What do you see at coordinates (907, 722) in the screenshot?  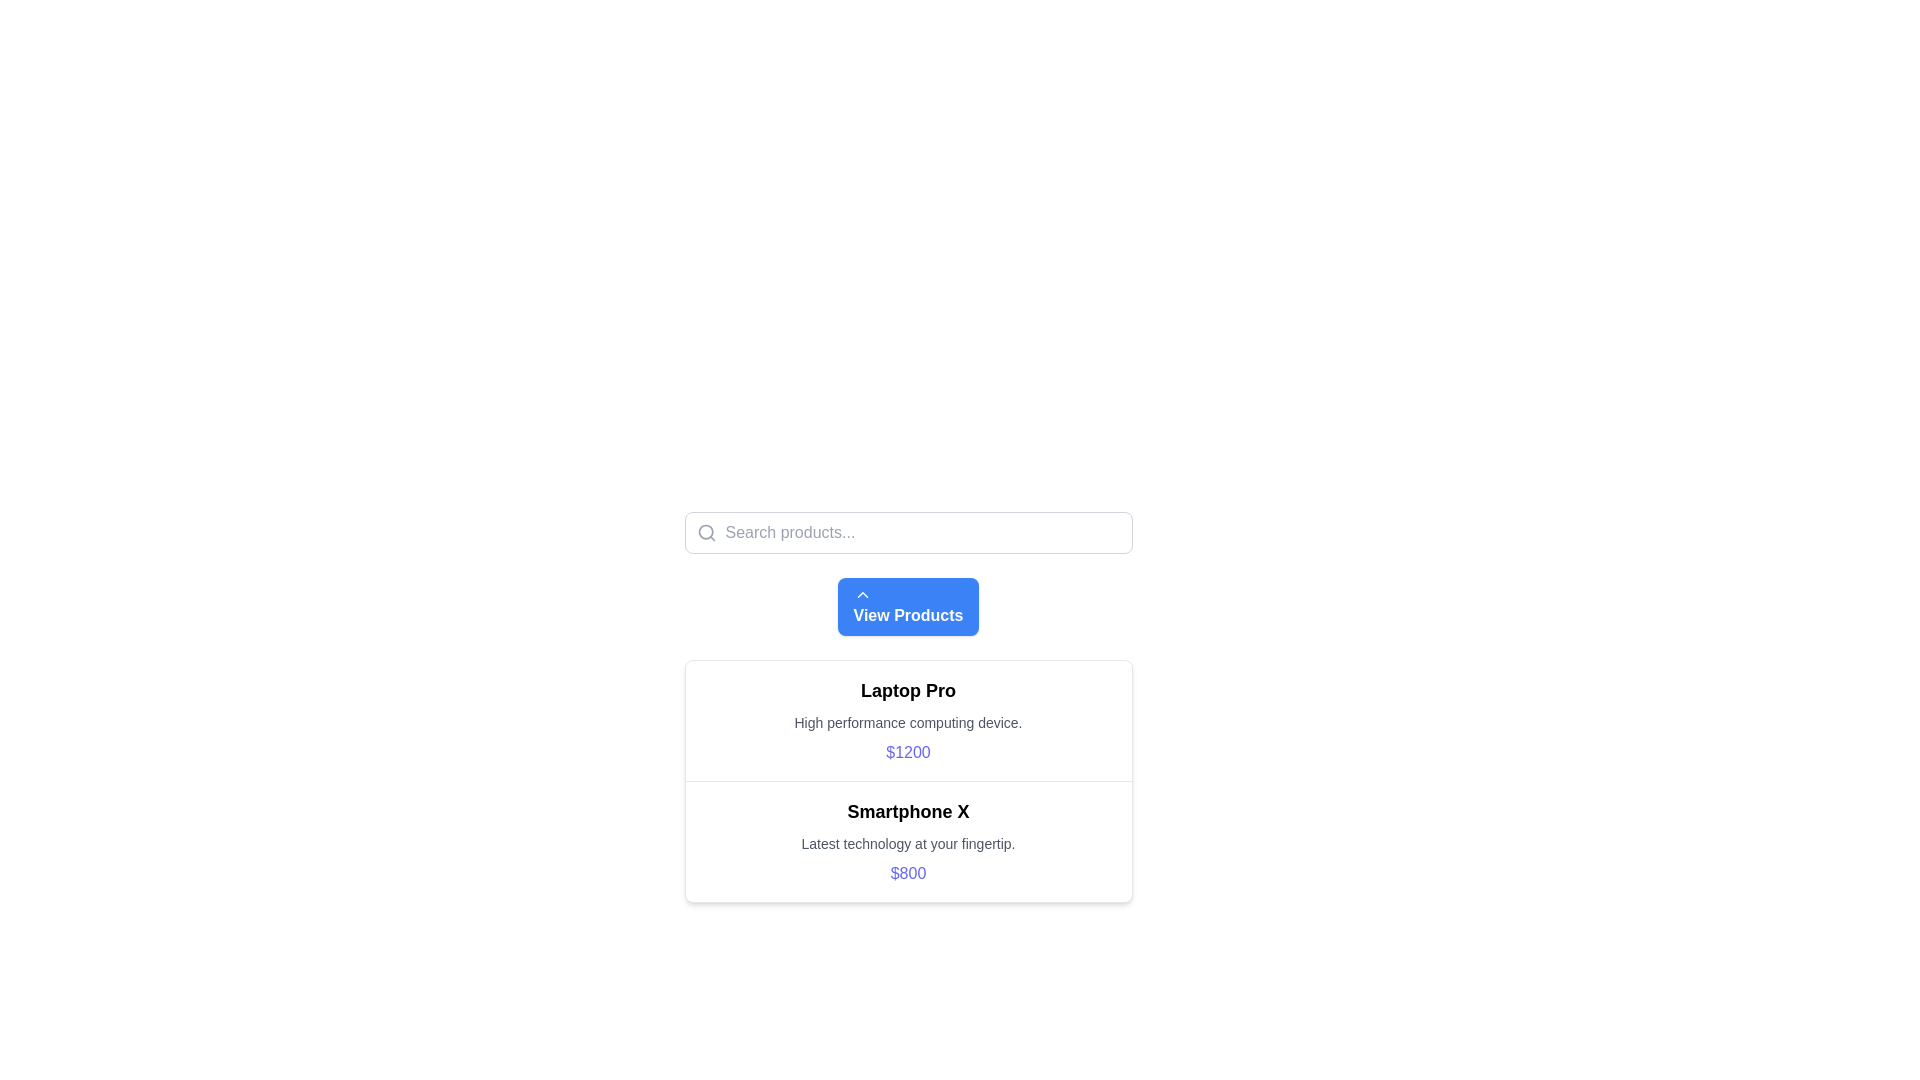 I see `text label that provides a brief description of the product 'Laptop Pro', which is centrally aligned and positioned between the title and the price information` at bounding box center [907, 722].